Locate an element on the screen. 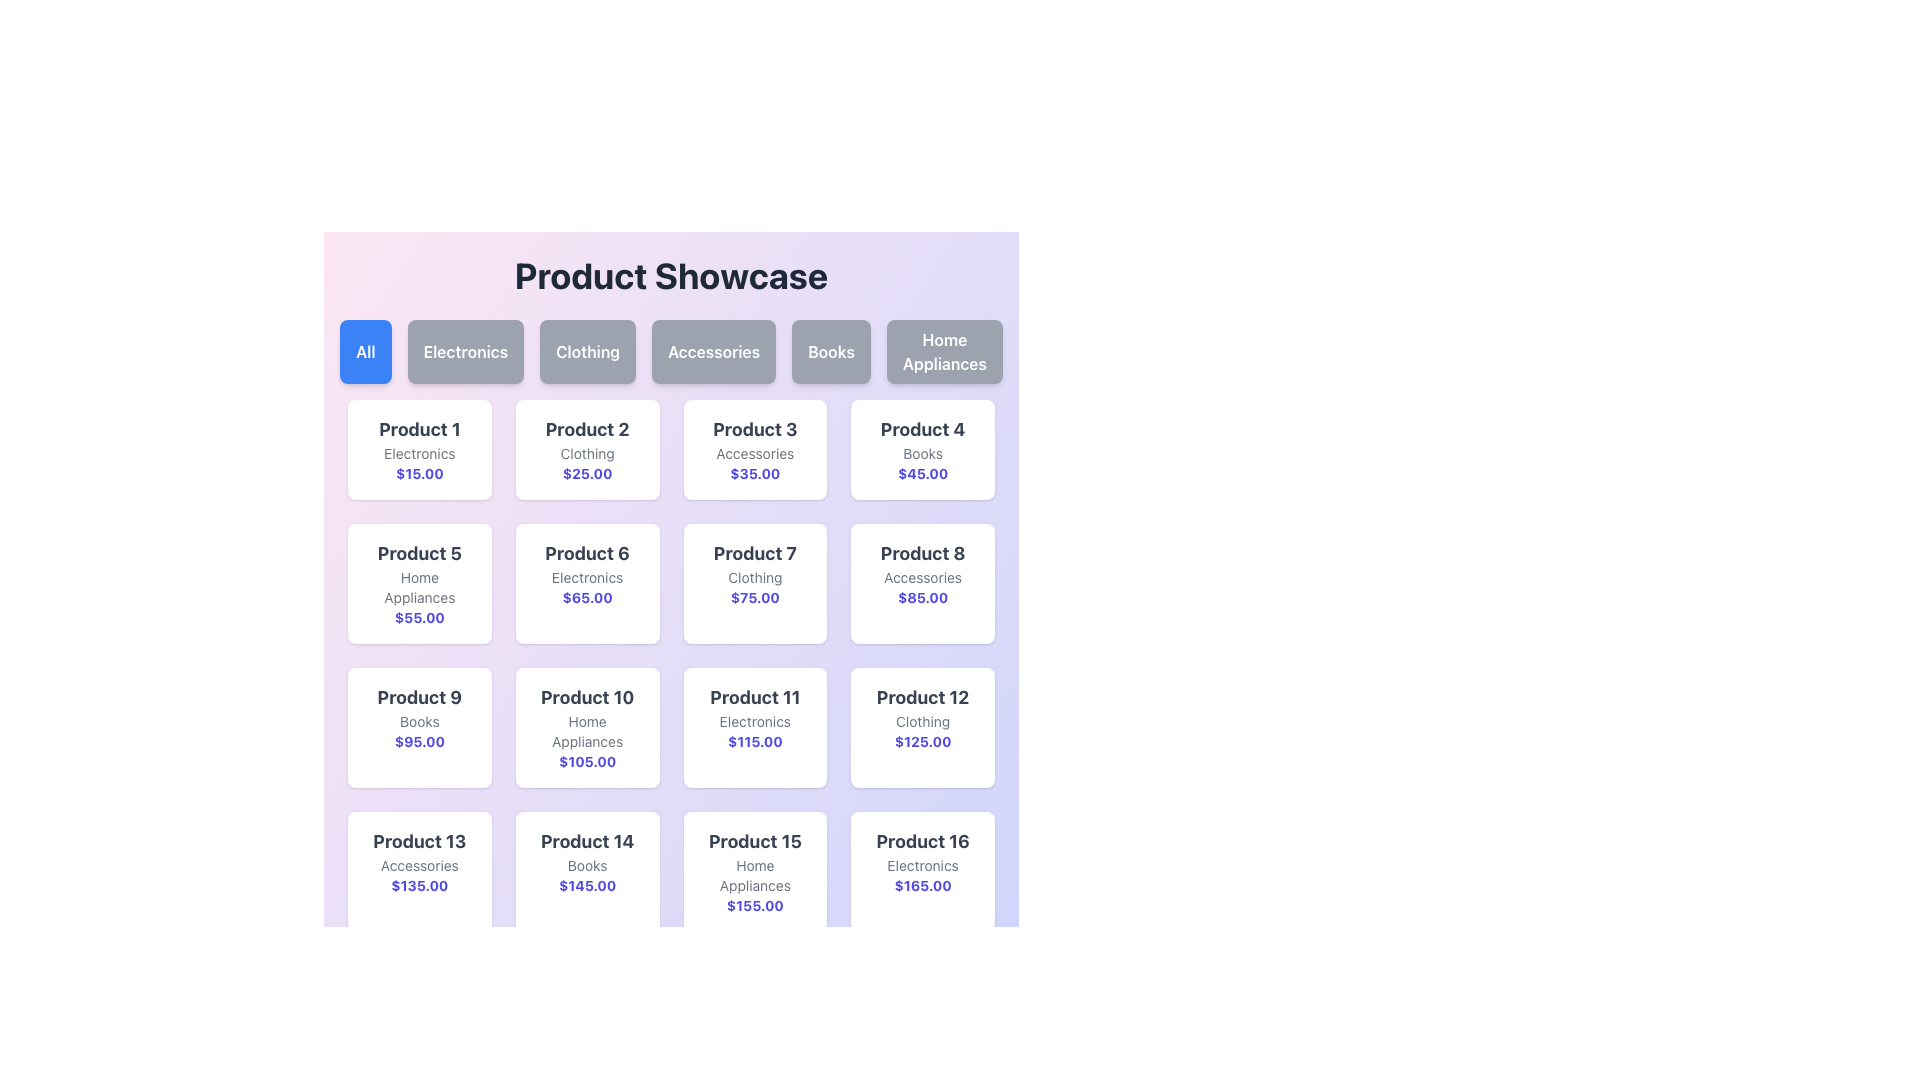 This screenshot has height=1080, width=1920. category label text located beneath the 'Product 6' text and above the price tag '$65.00' within the product card is located at coordinates (586, 578).